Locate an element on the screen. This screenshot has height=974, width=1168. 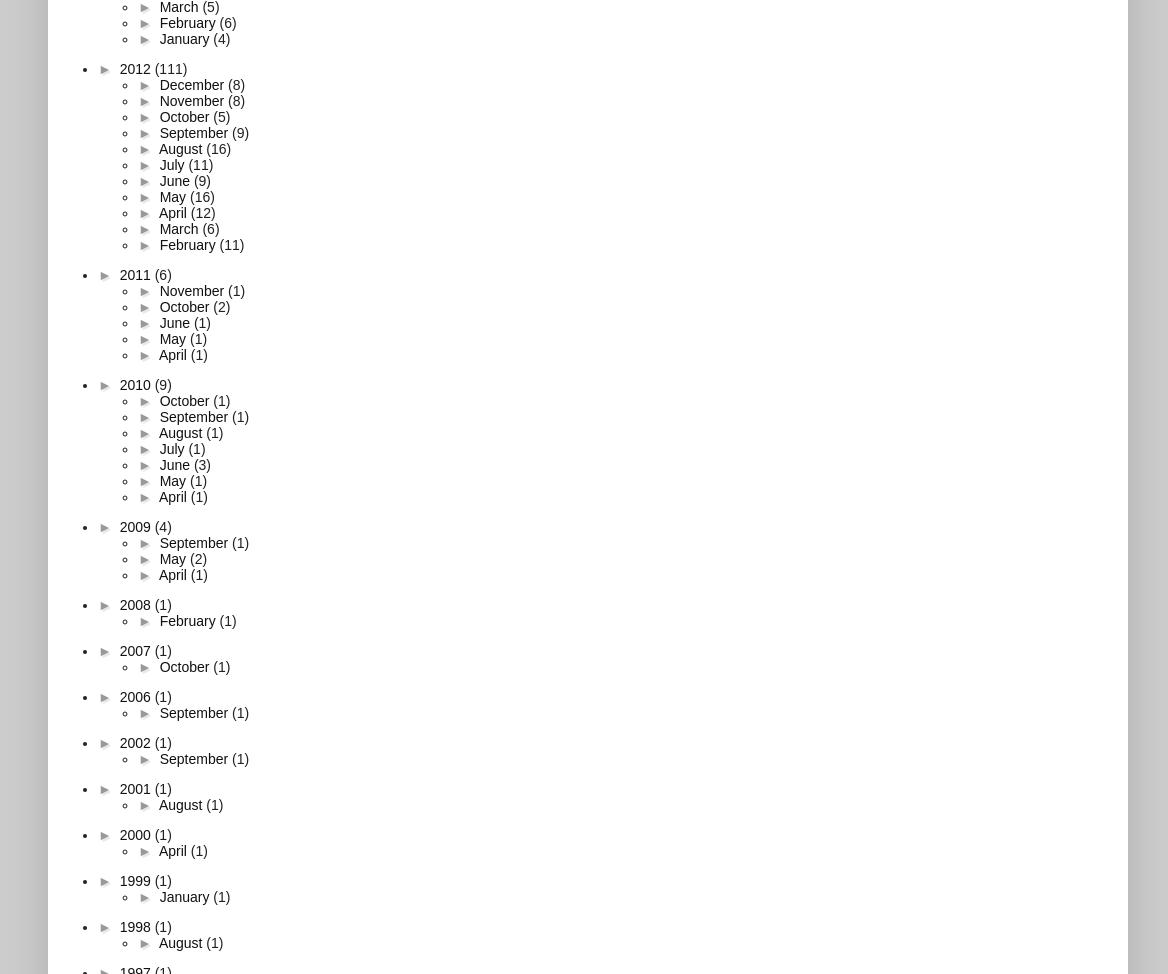
'(5)' is located at coordinates (220, 115).